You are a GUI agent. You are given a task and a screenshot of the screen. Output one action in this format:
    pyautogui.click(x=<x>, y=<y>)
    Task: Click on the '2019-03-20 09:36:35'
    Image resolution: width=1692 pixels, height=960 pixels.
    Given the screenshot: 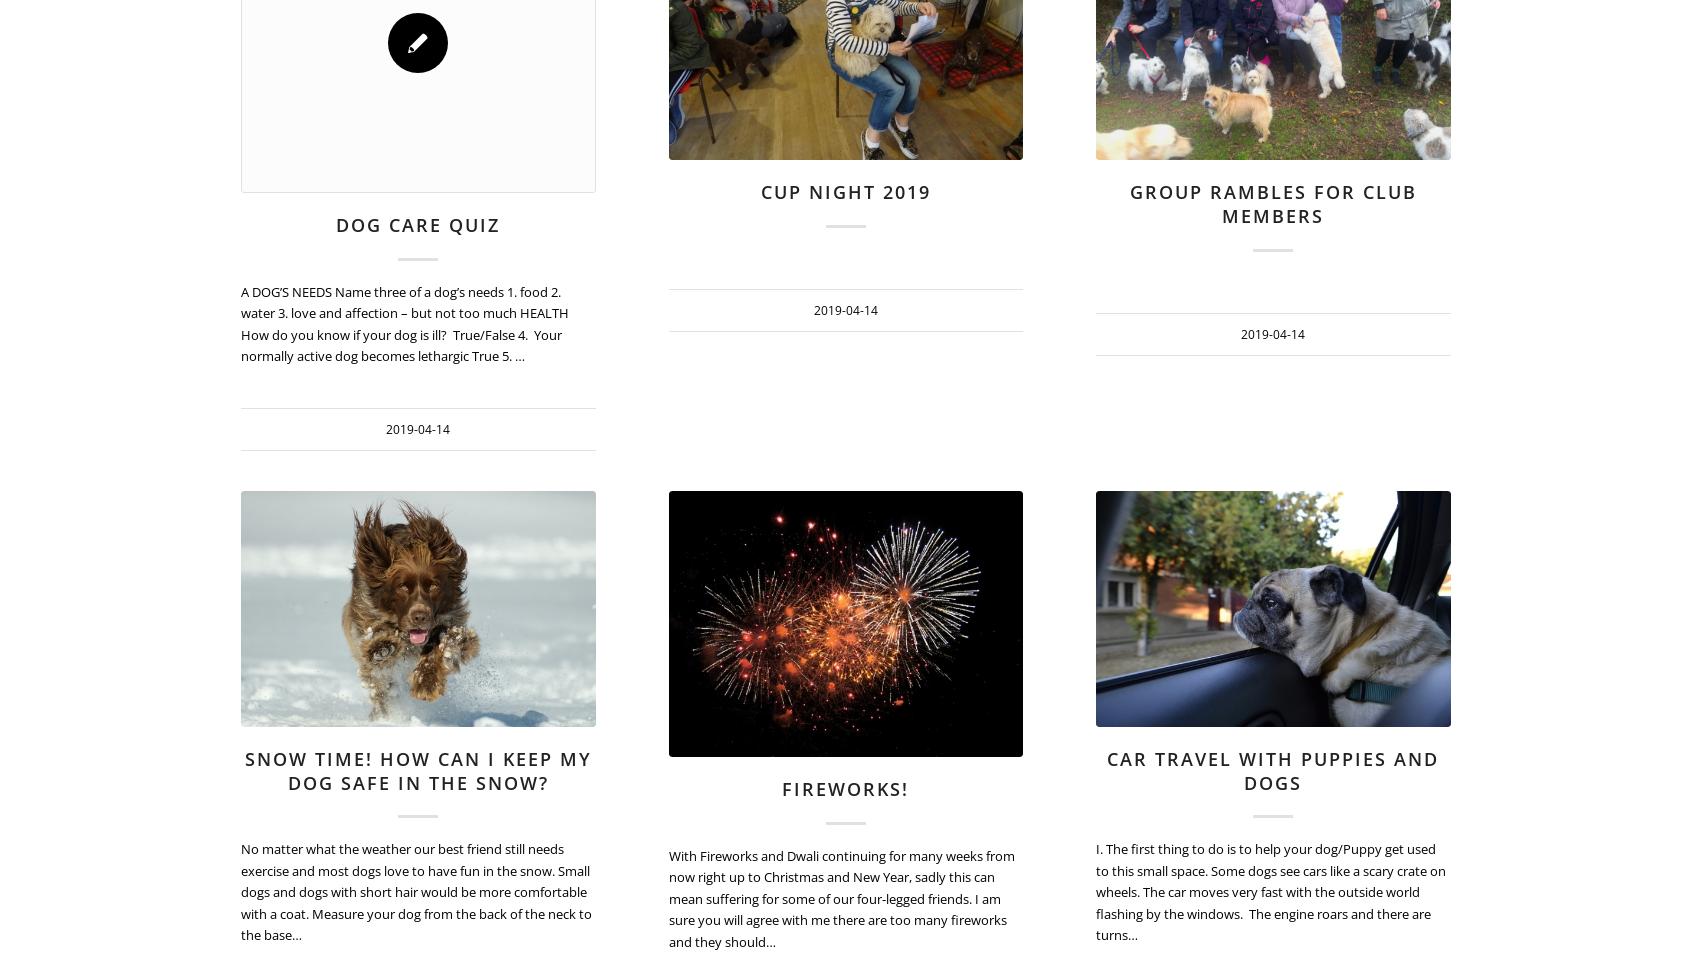 What is the action you would take?
    pyautogui.click(x=1551, y=20)
    